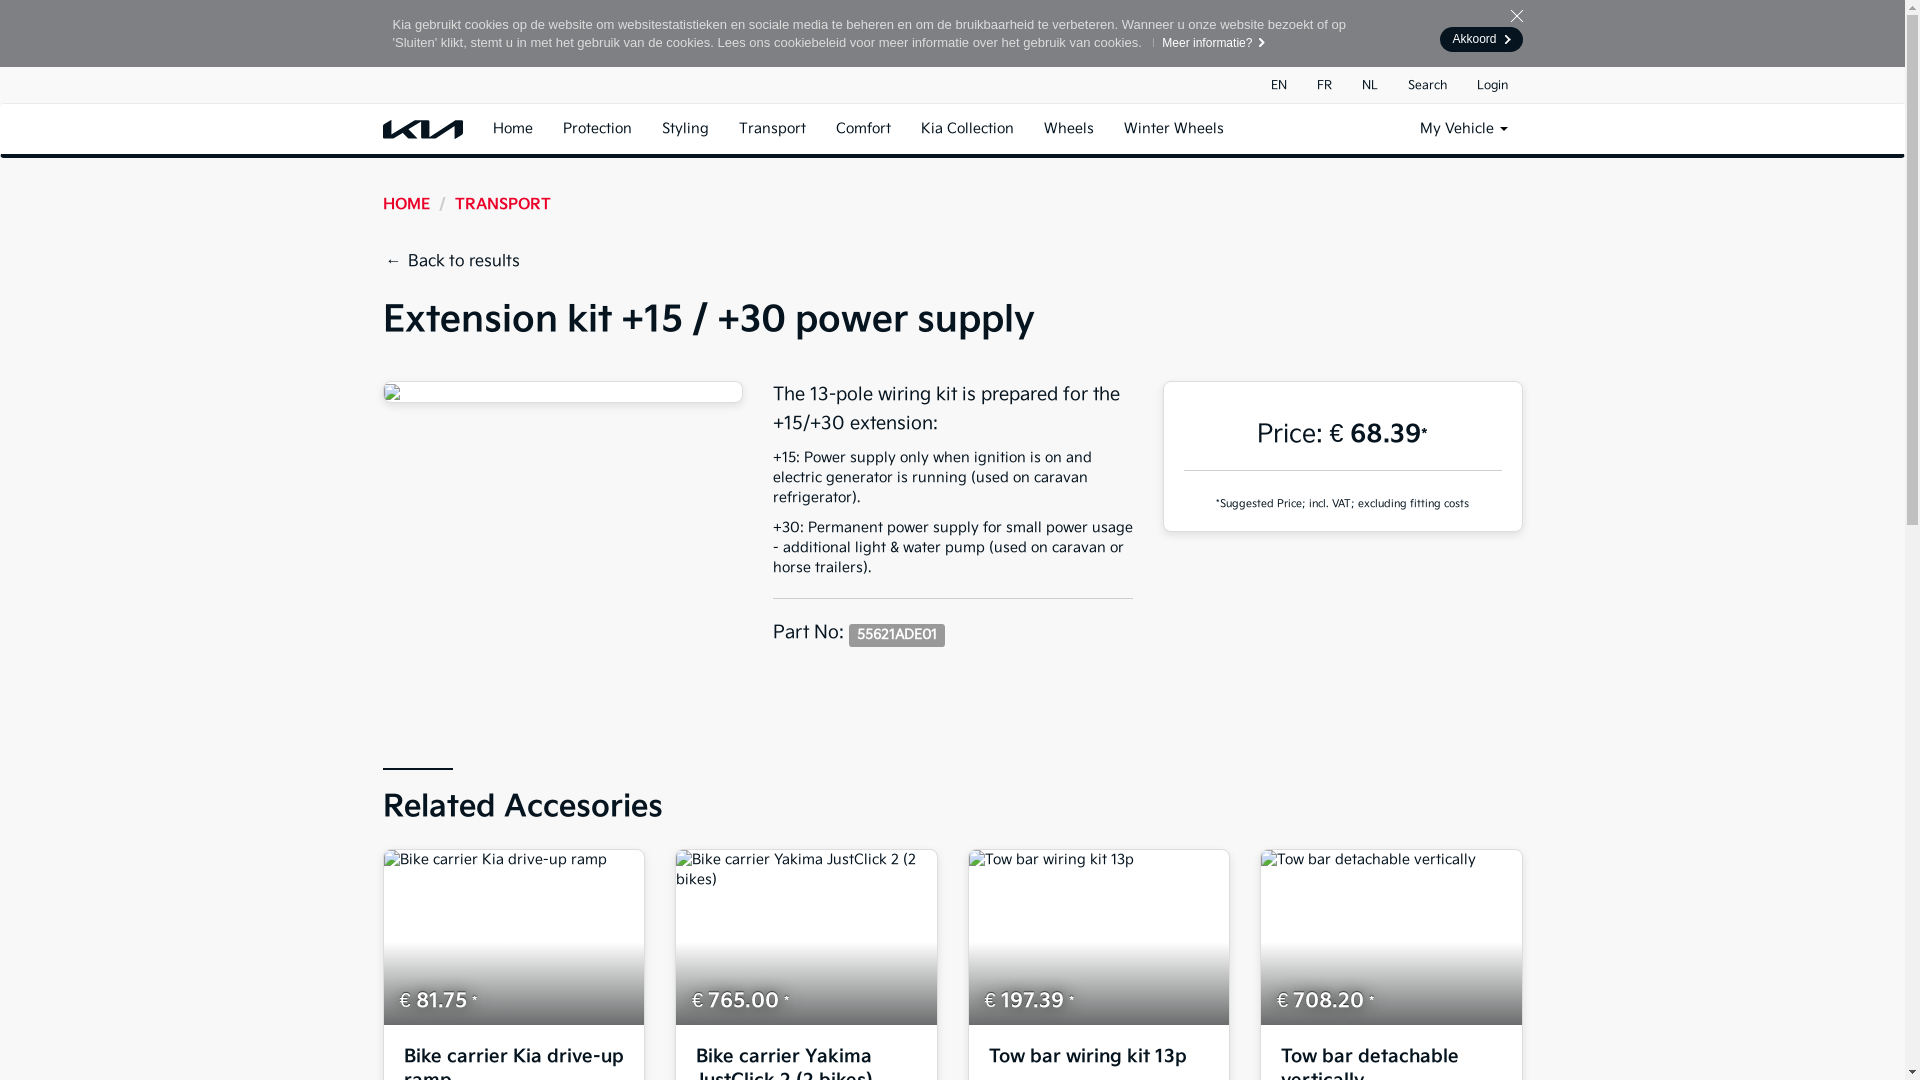  I want to click on 'TRANSPORT', so click(502, 204).